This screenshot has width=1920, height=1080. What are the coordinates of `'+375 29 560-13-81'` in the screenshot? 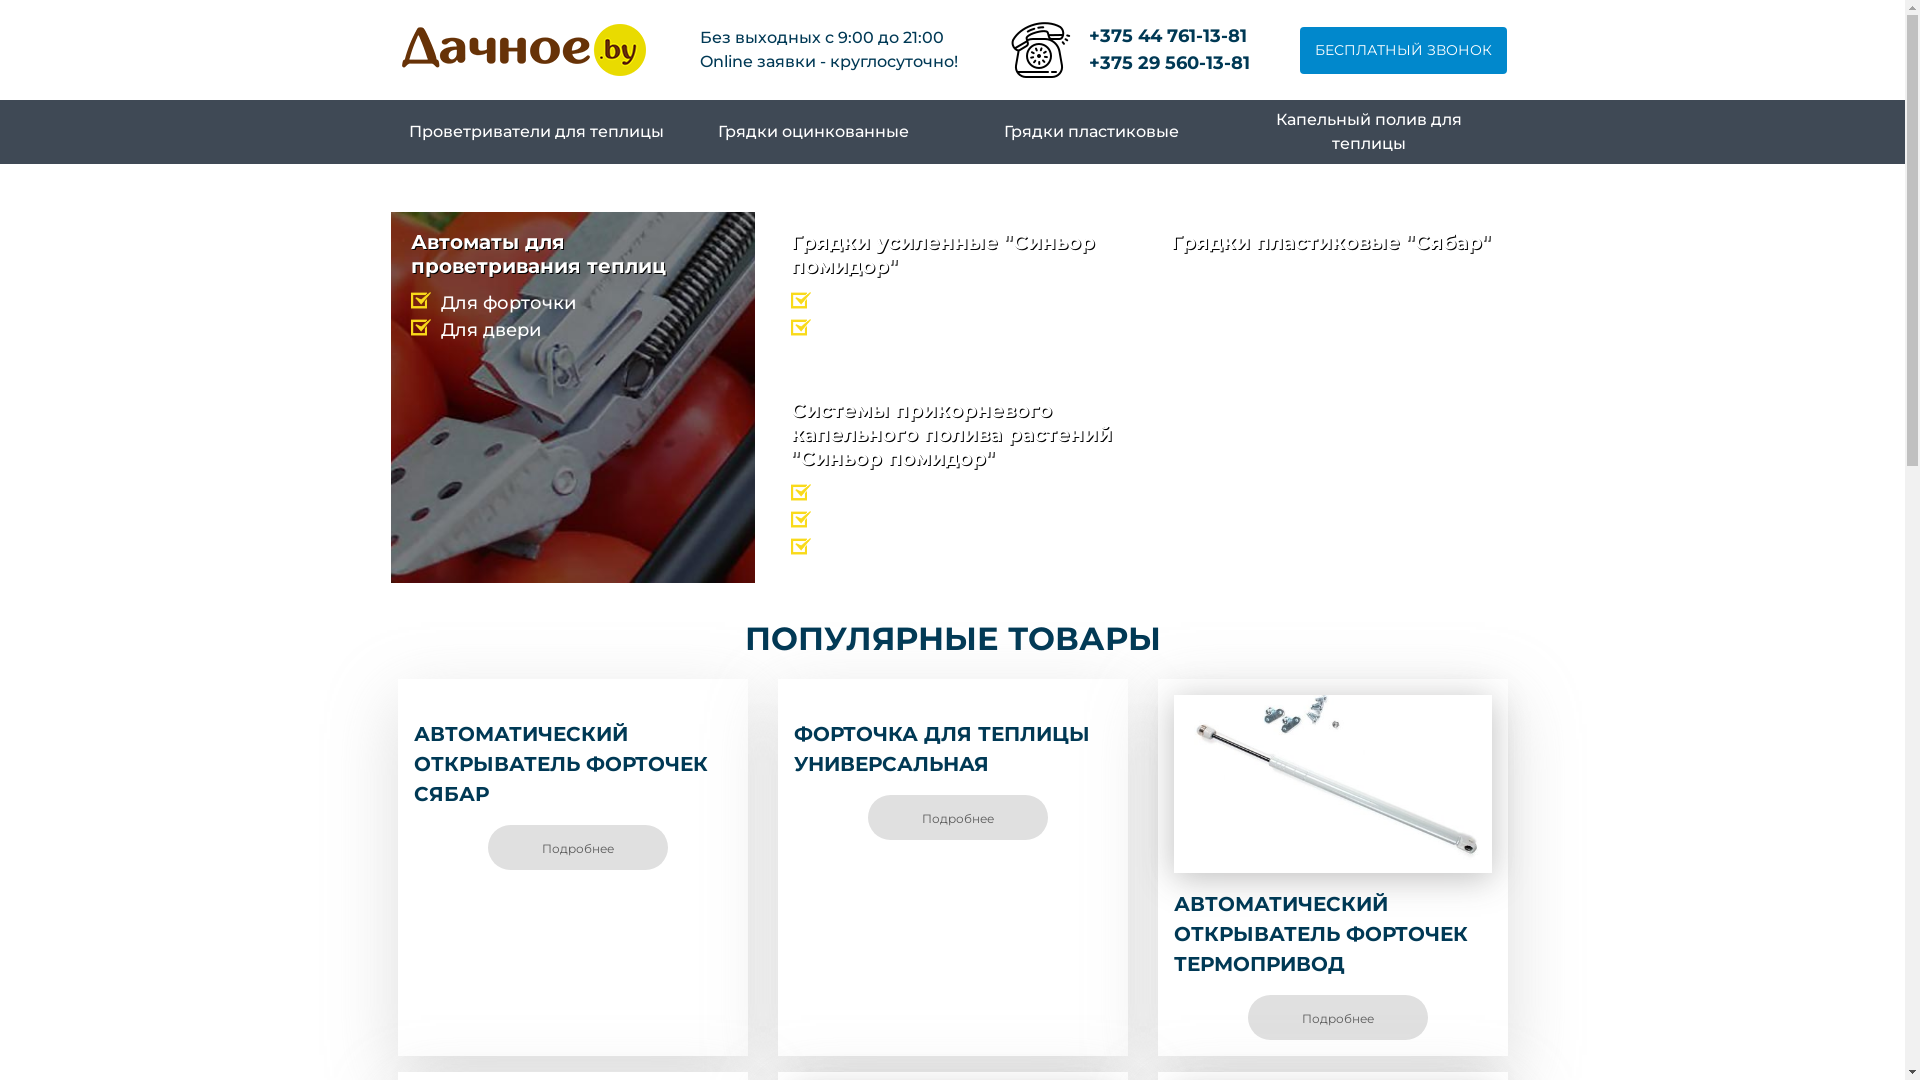 It's located at (1169, 62).